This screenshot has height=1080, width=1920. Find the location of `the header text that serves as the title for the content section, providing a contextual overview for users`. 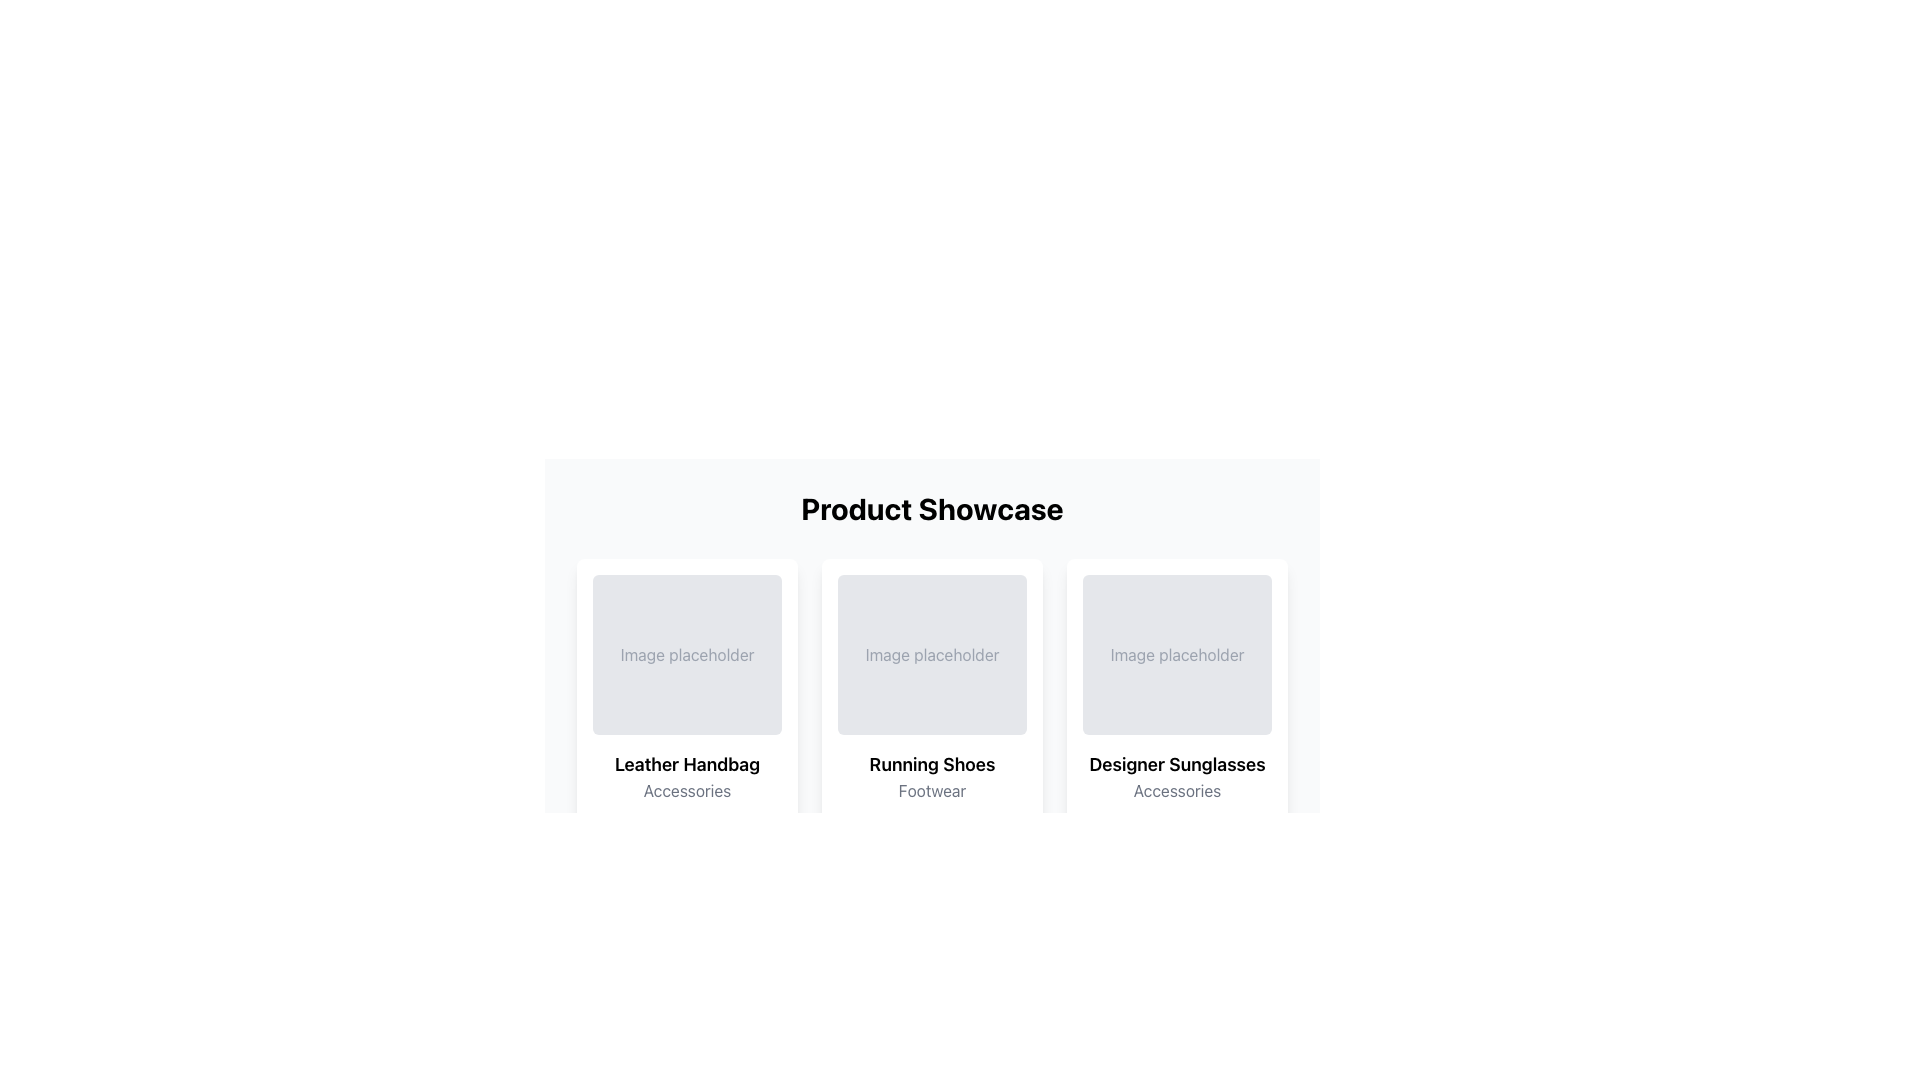

the header text that serves as the title for the content section, providing a contextual overview for users is located at coordinates (931, 508).